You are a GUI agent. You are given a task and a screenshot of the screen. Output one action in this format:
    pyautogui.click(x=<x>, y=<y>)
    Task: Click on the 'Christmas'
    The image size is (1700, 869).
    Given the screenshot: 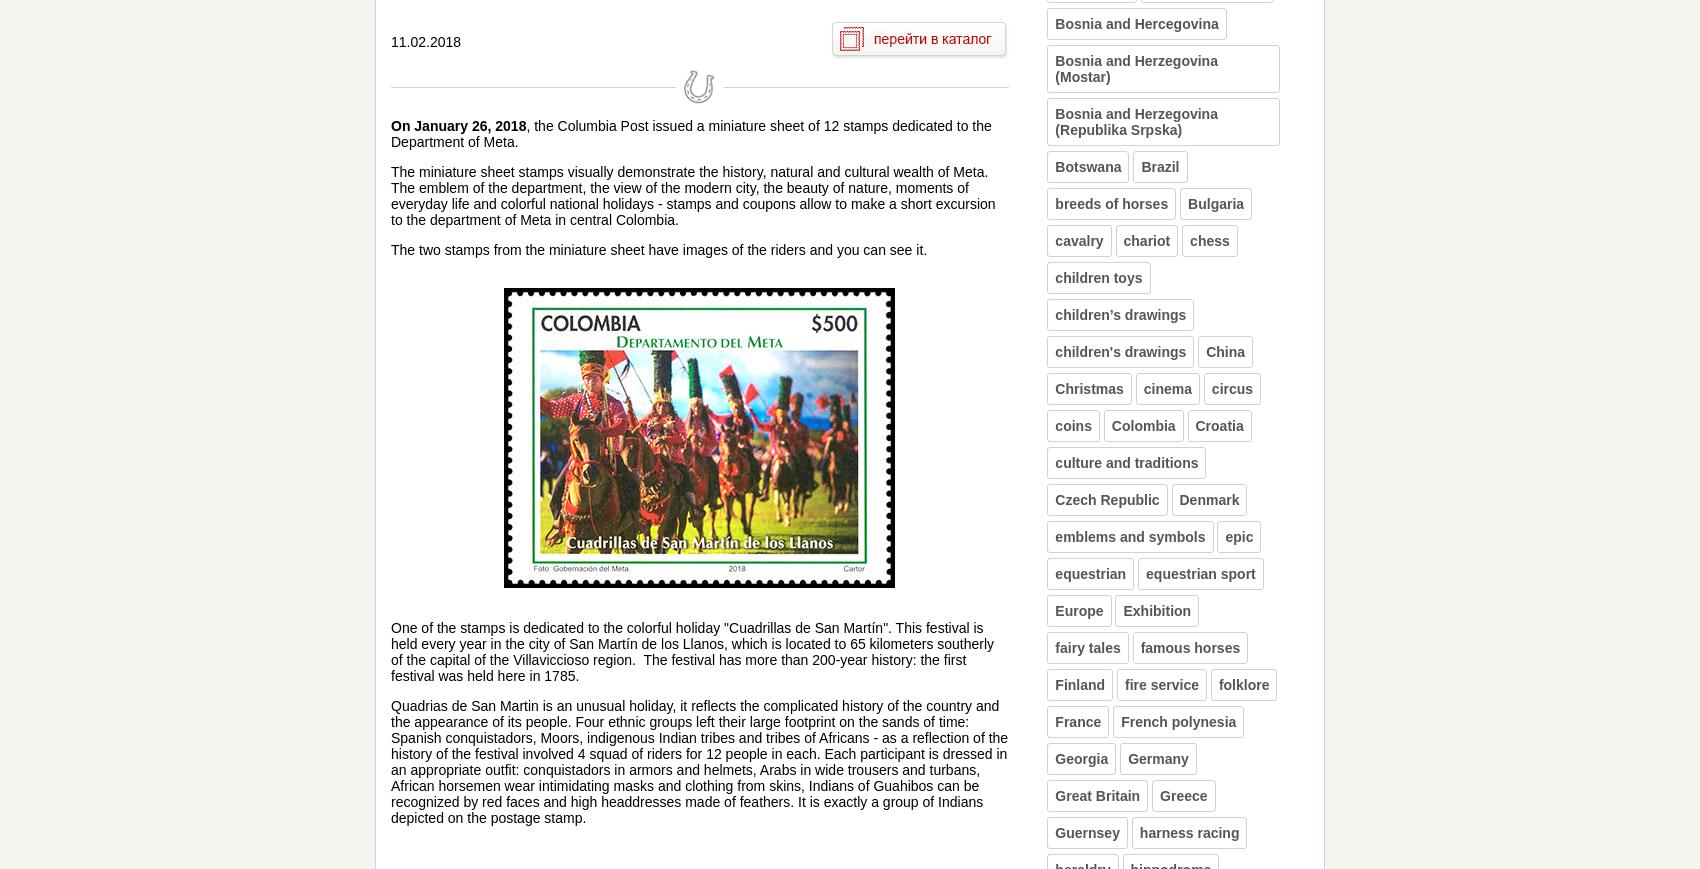 What is the action you would take?
    pyautogui.click(x=1089, y=387)
    